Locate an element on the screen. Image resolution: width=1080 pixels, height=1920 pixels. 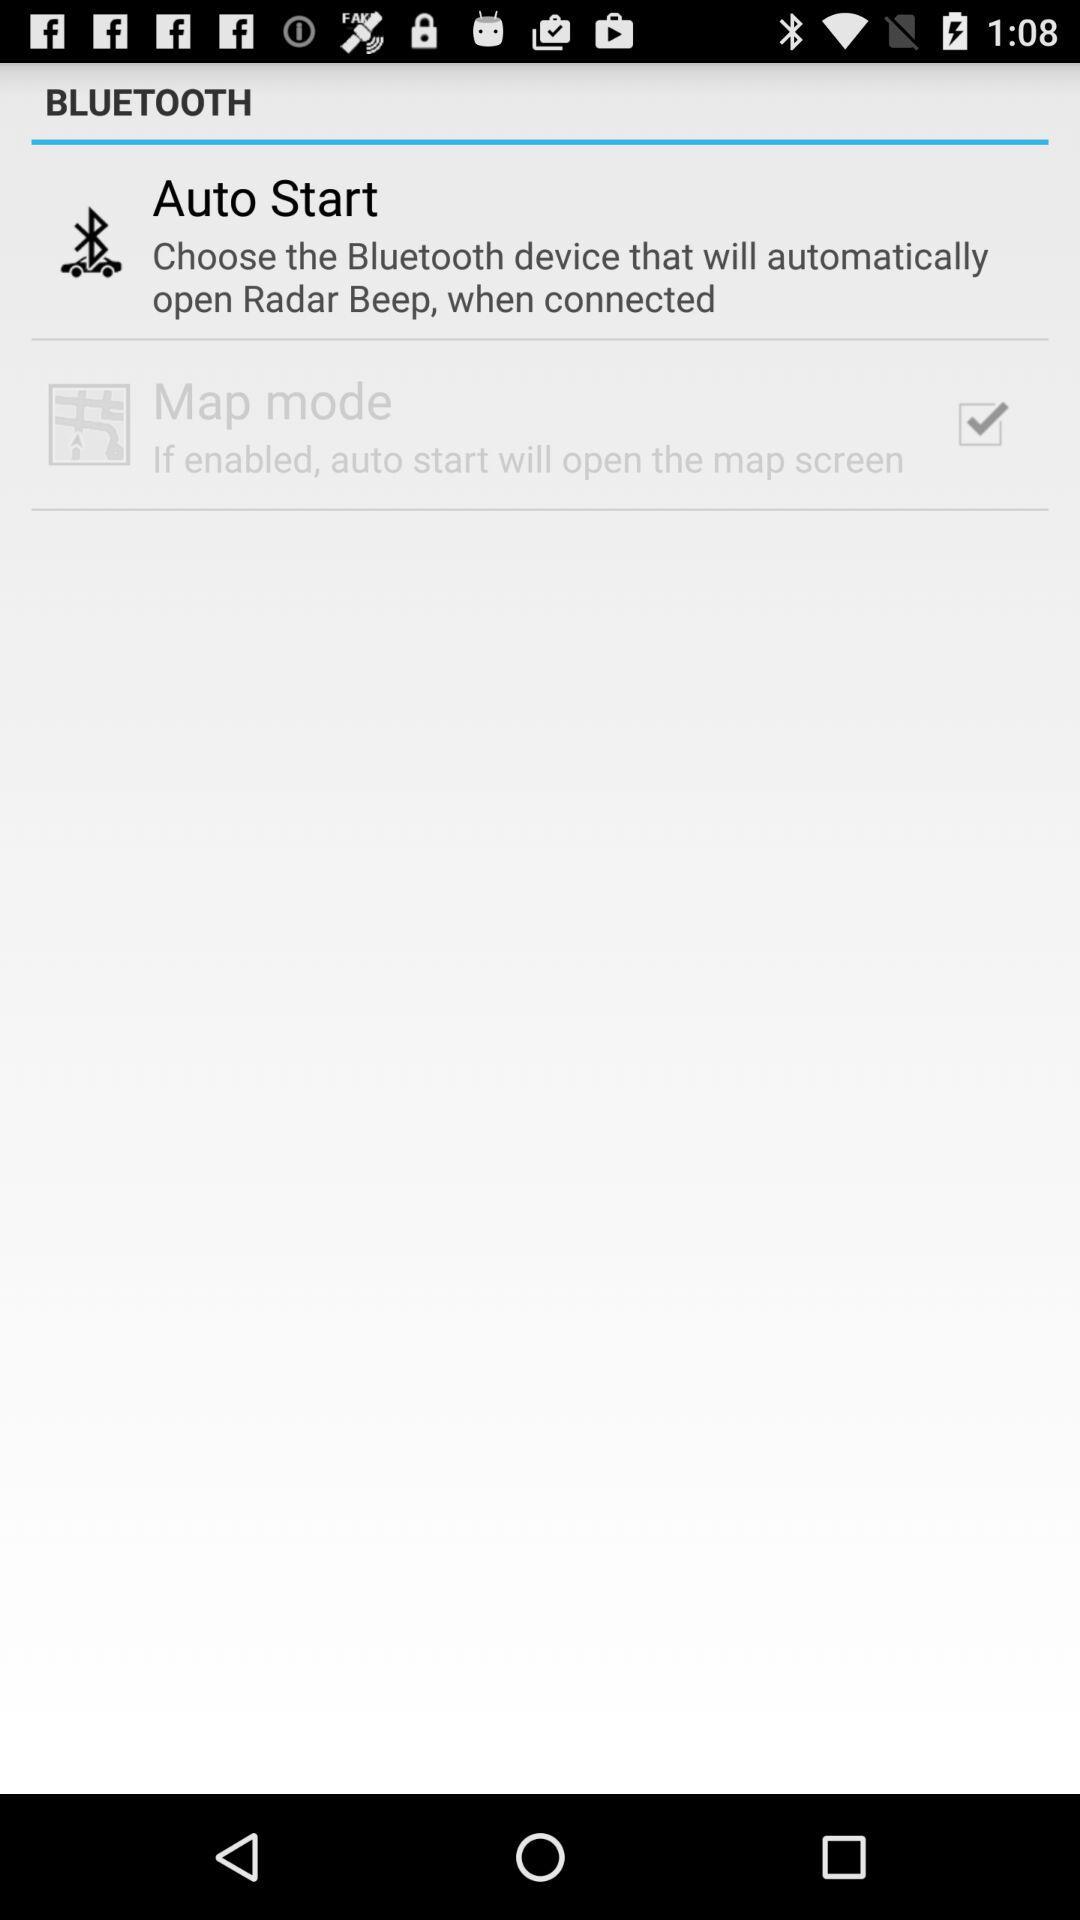
the if enabled auto app is located at coordinates (527, 457).